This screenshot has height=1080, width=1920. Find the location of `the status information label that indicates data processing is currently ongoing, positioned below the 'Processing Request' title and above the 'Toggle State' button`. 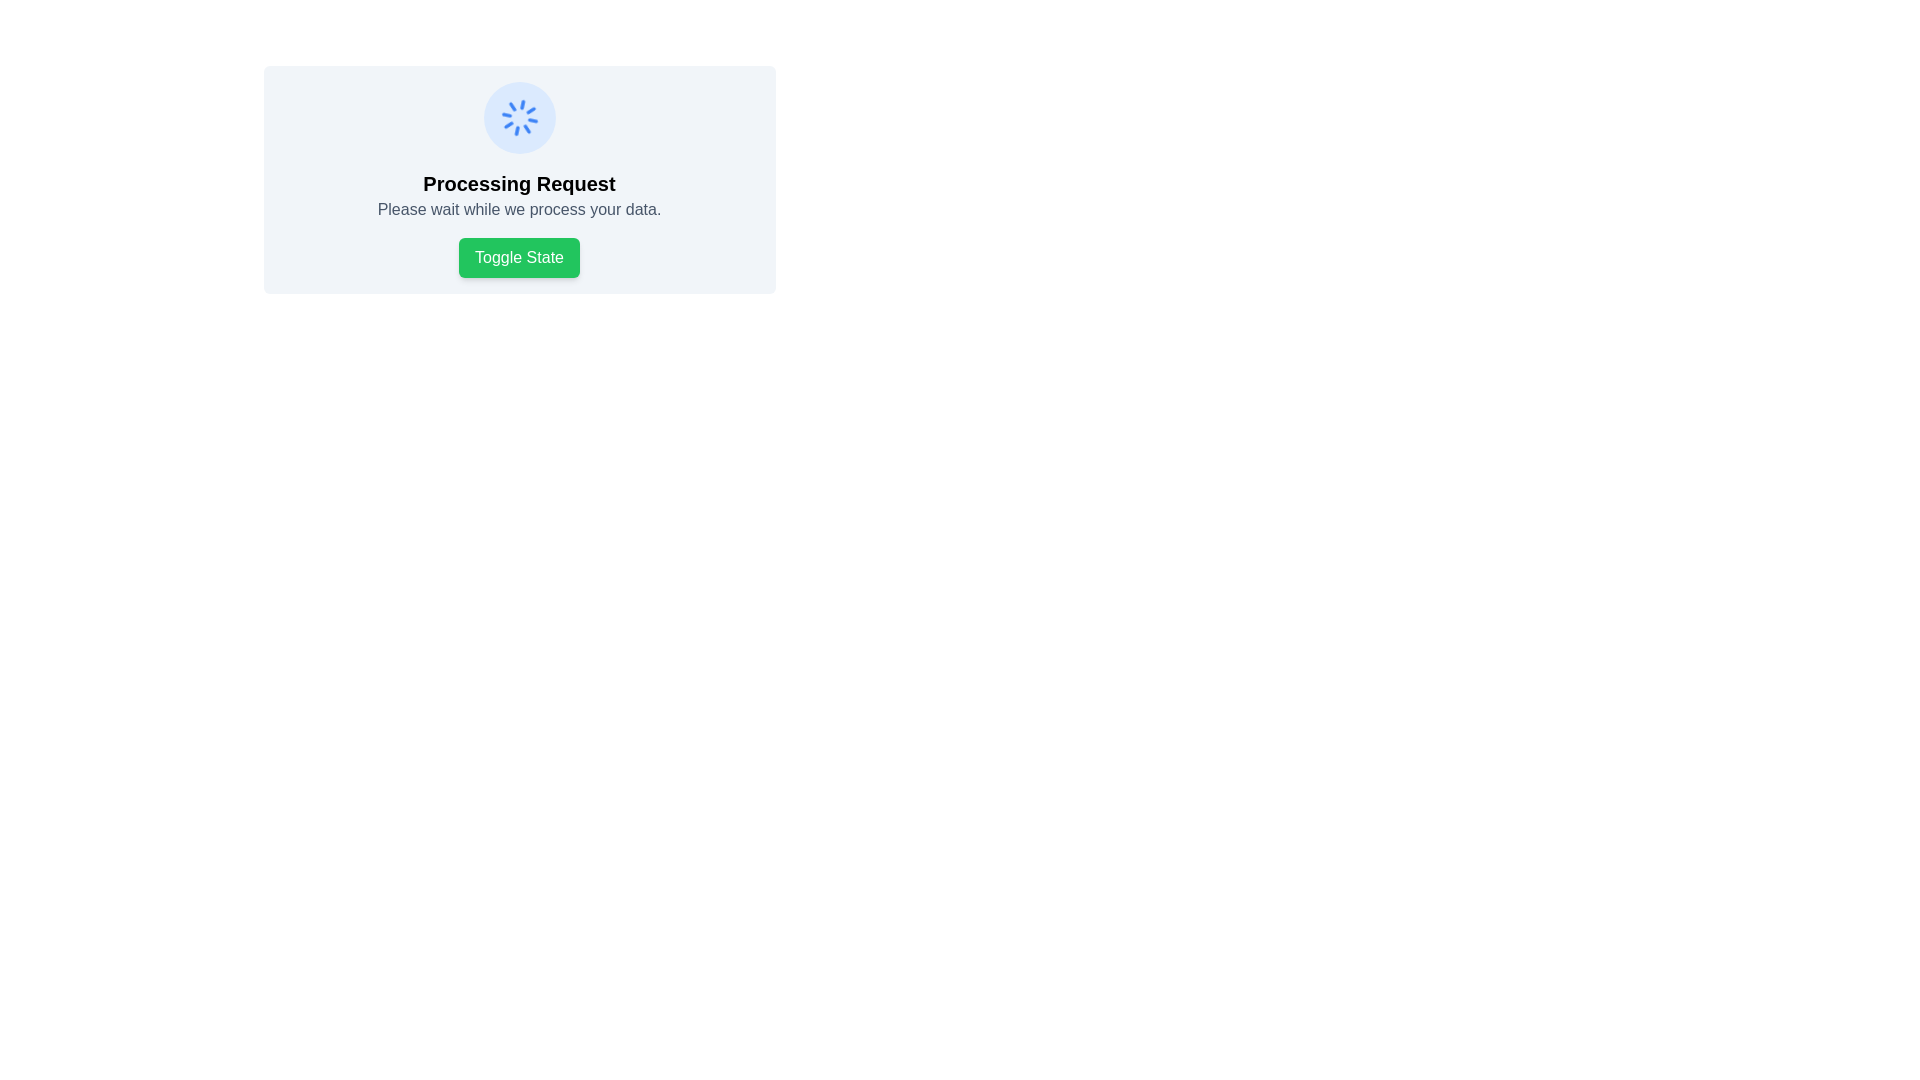

the status information label that indicates data processing is currently ongoing, positioned below the 'Processing Request' title and above the 'Toggle State' button is located at coordinates (519, 209).